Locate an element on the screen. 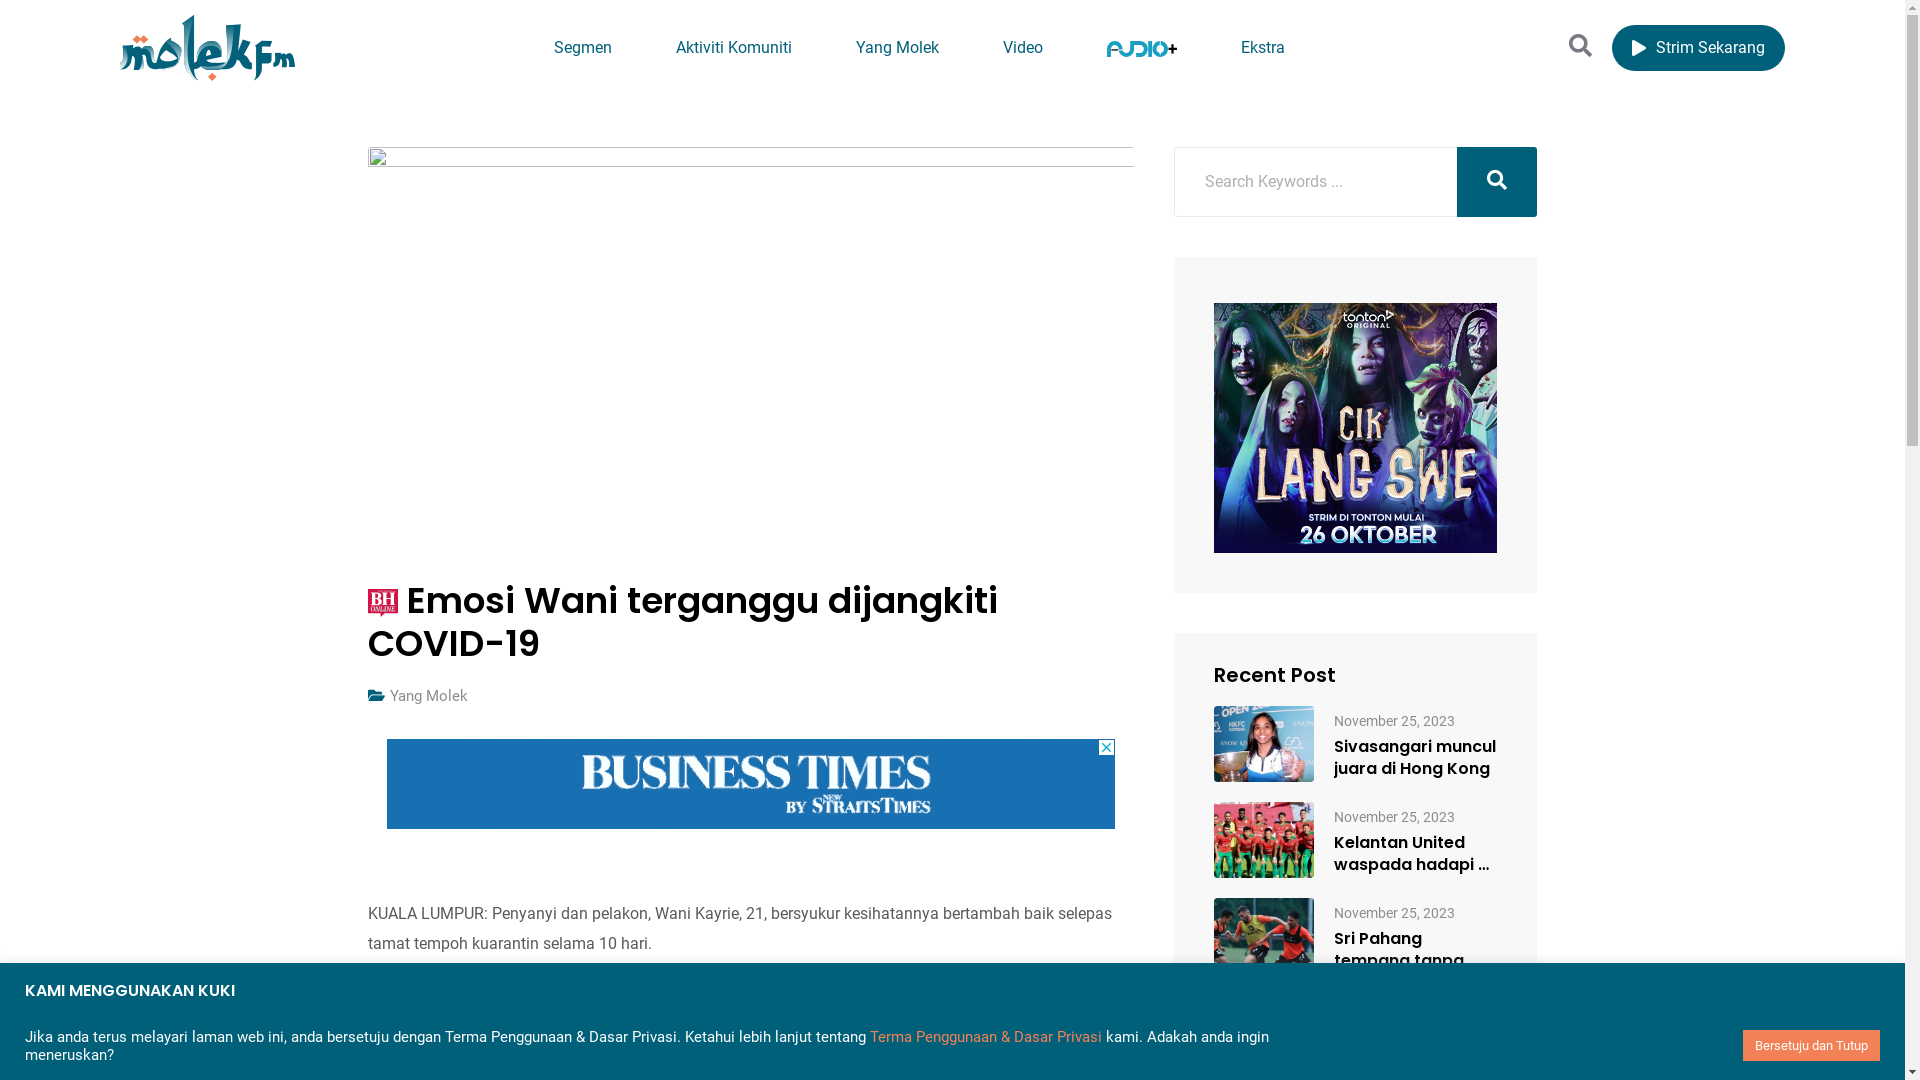  'Ekstra' is located at coordinates (1209, 47).